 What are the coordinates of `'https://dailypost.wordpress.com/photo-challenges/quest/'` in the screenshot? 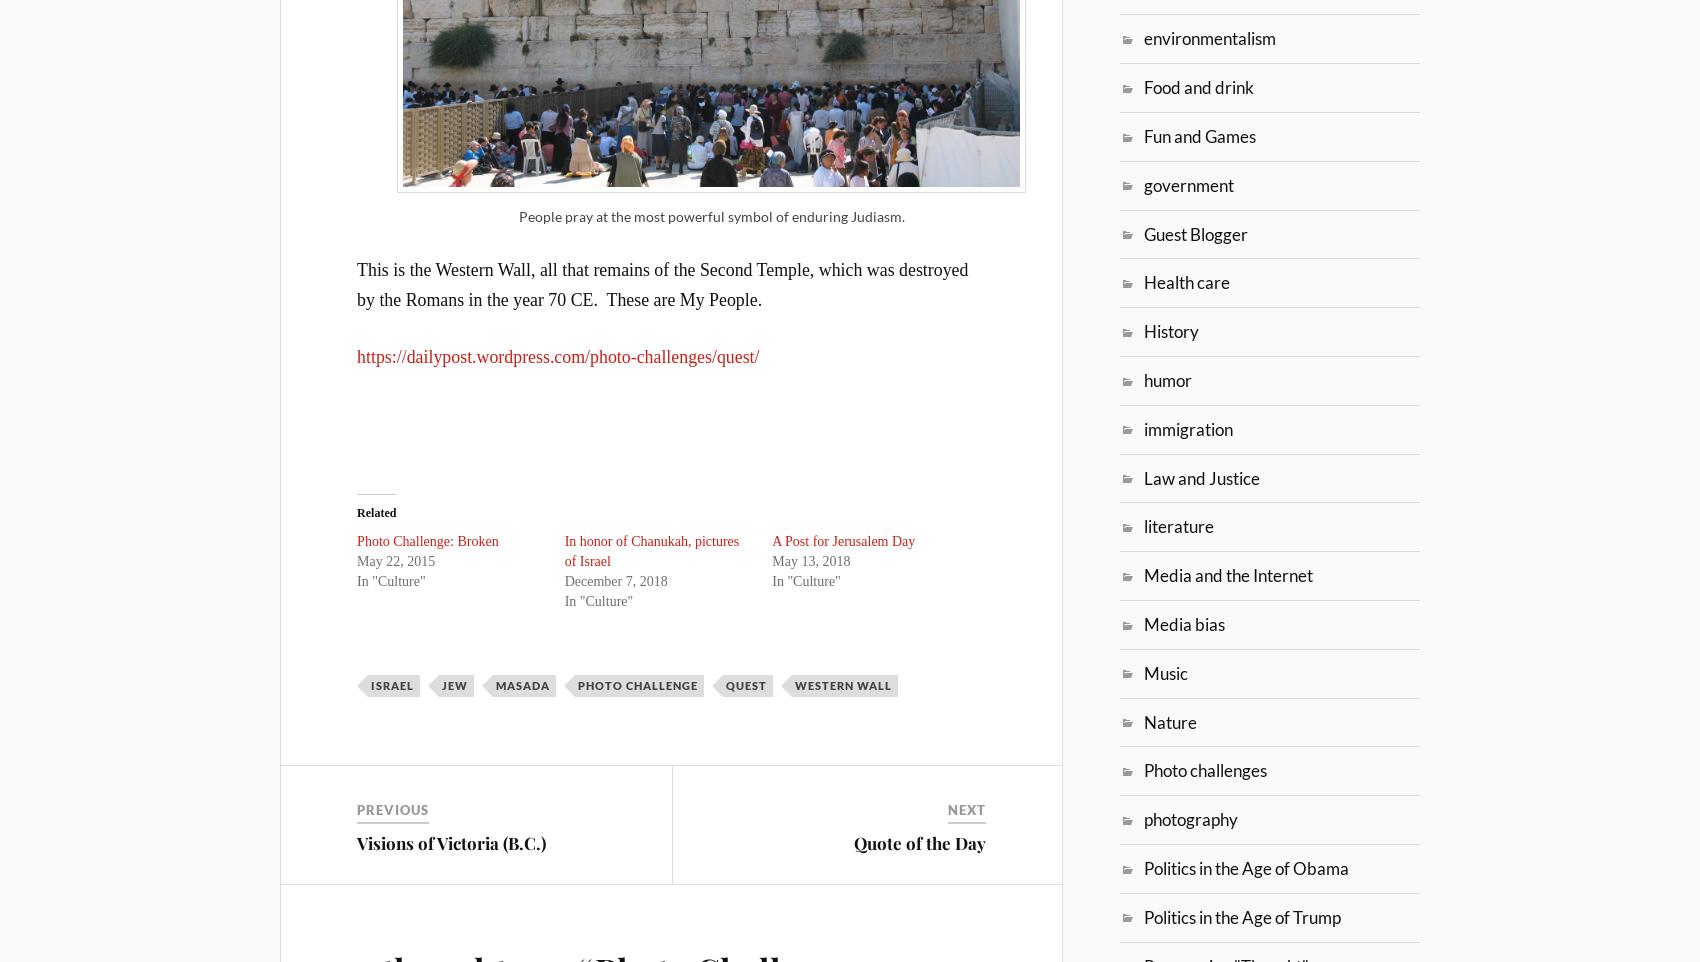 It's located at (556, 356).